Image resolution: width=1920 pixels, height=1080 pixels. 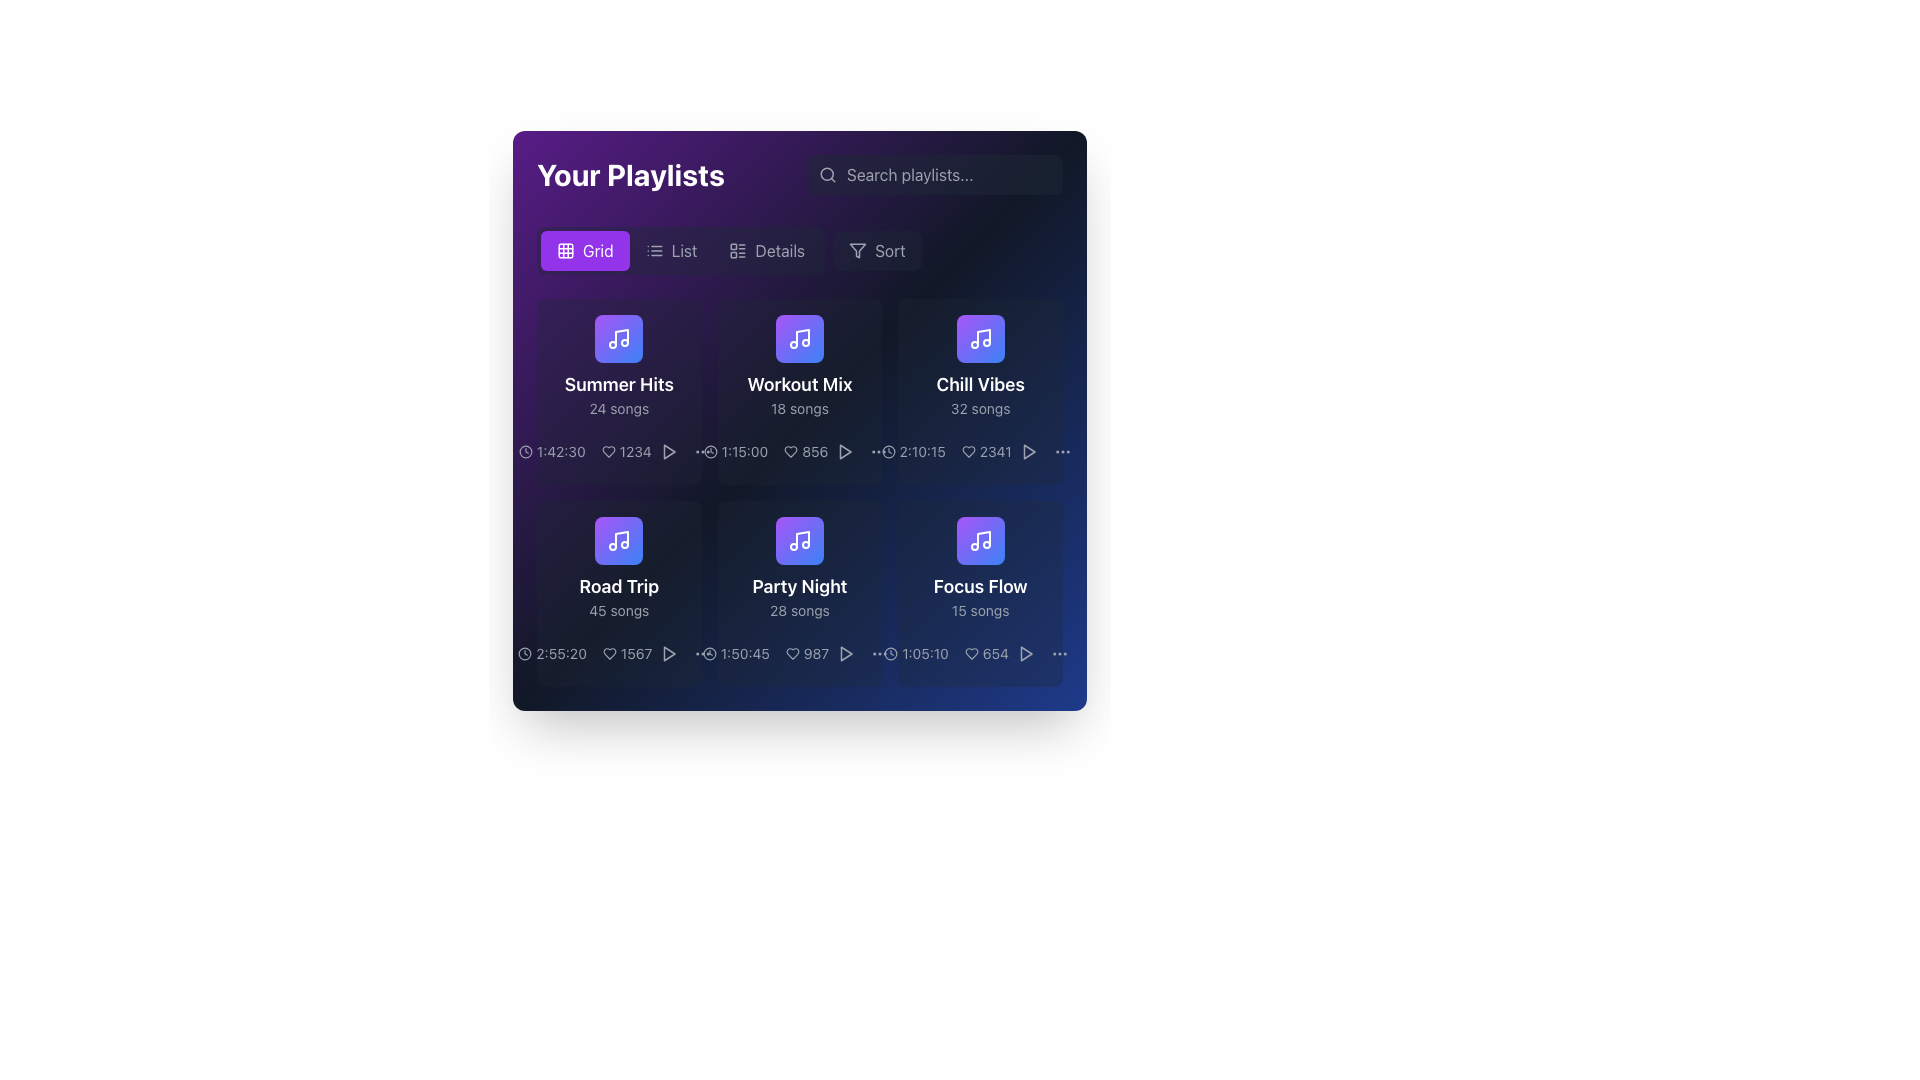 I want to click on the duration display of the 'Summer Hits' playlist, which is located in the second row of the playlists grid, under the playlist card, and is the first item in the metadata list, so click(x=552, y=451).